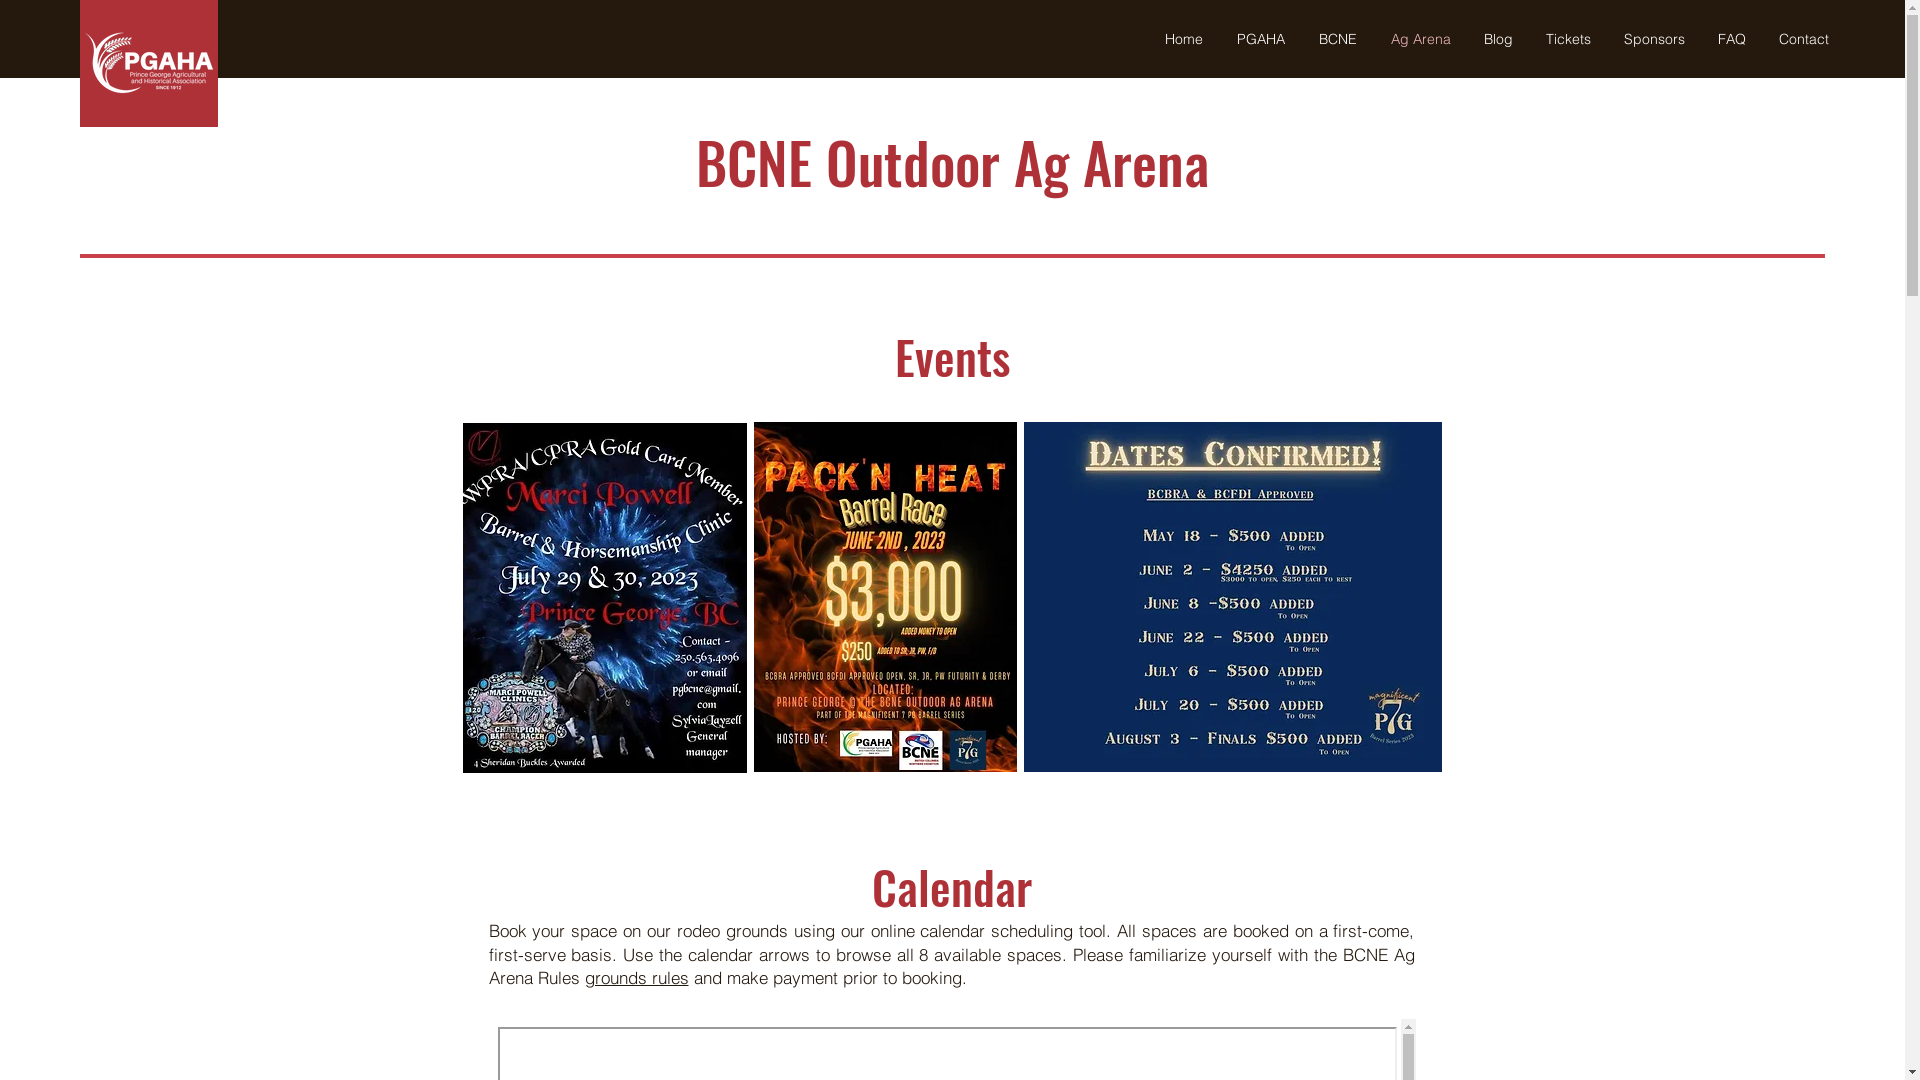 The image size is (1920, 1080). I want to click on 'grounds rules', so click(634, 976).